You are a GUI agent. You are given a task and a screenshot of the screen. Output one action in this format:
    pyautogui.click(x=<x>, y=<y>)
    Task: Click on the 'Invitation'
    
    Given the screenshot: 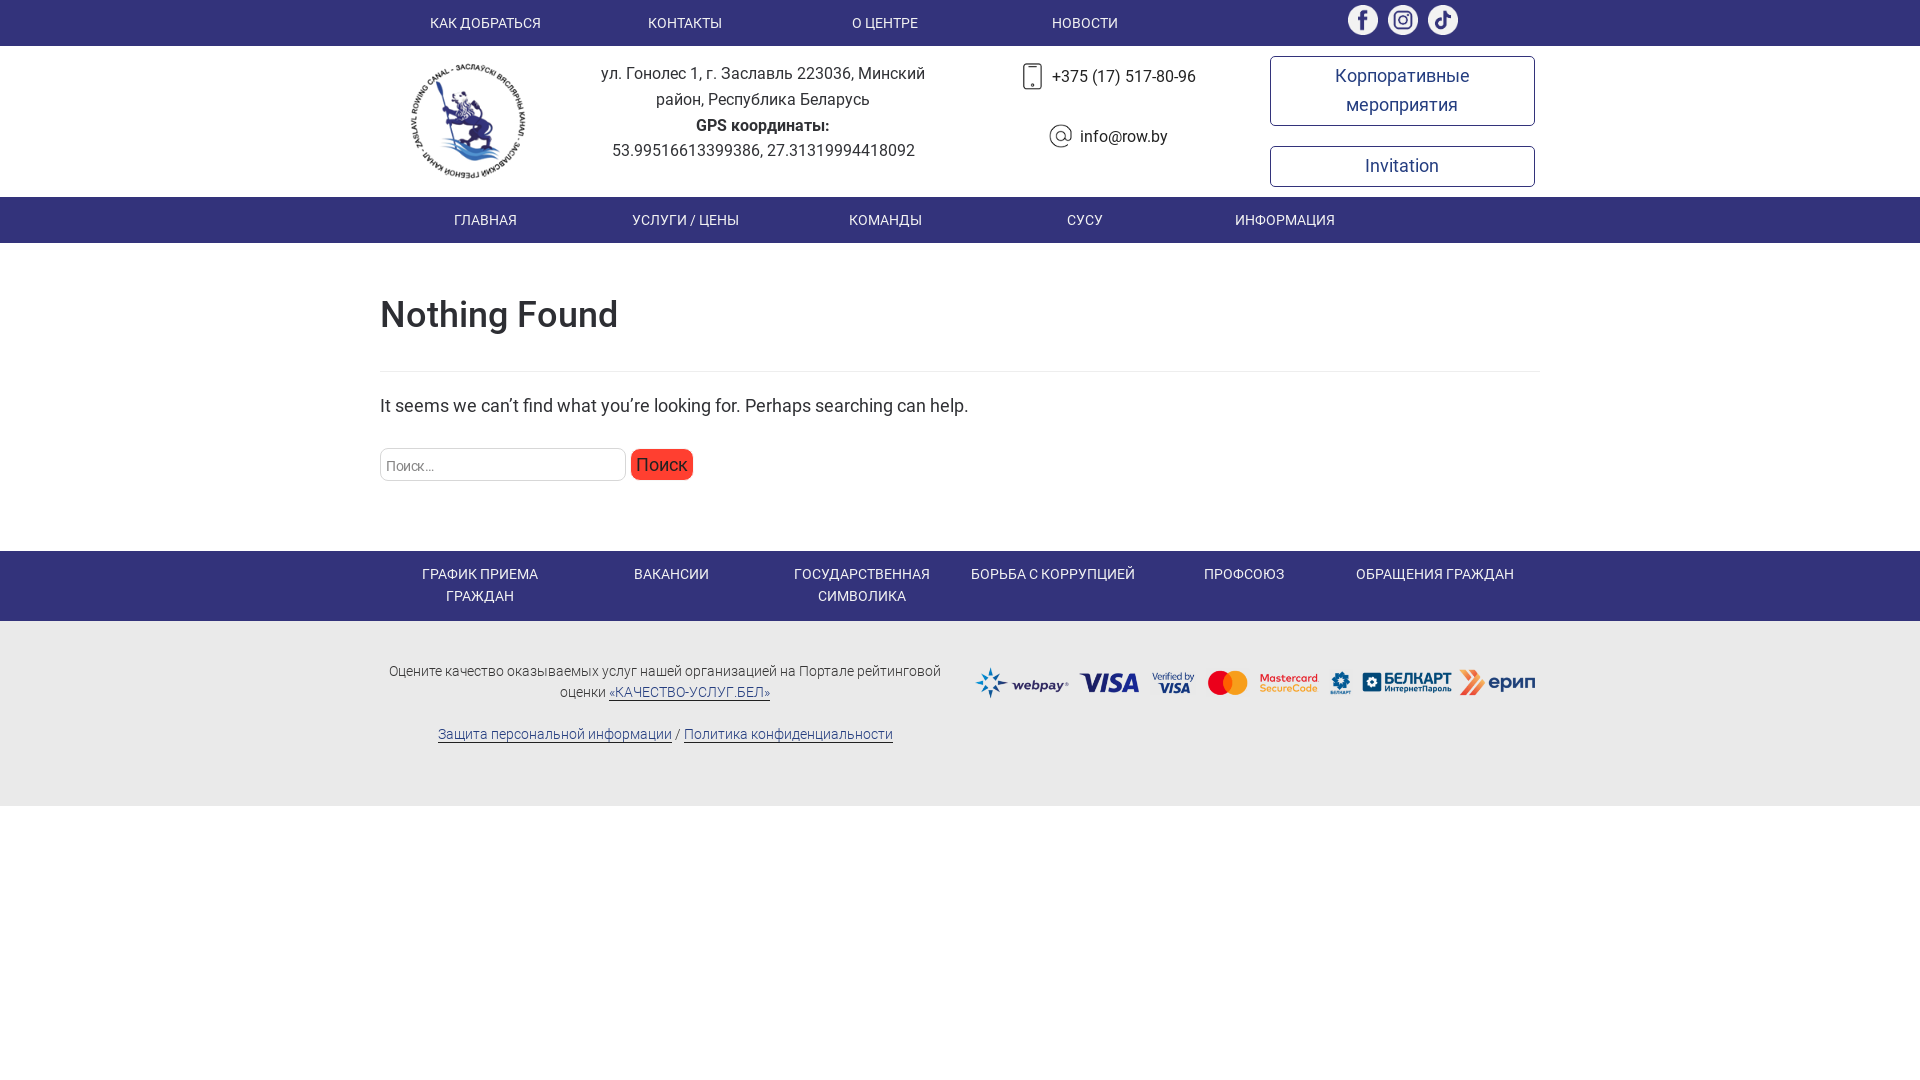 What is the action you would take?
    pyautogui.click(x=1400, y=164)
    